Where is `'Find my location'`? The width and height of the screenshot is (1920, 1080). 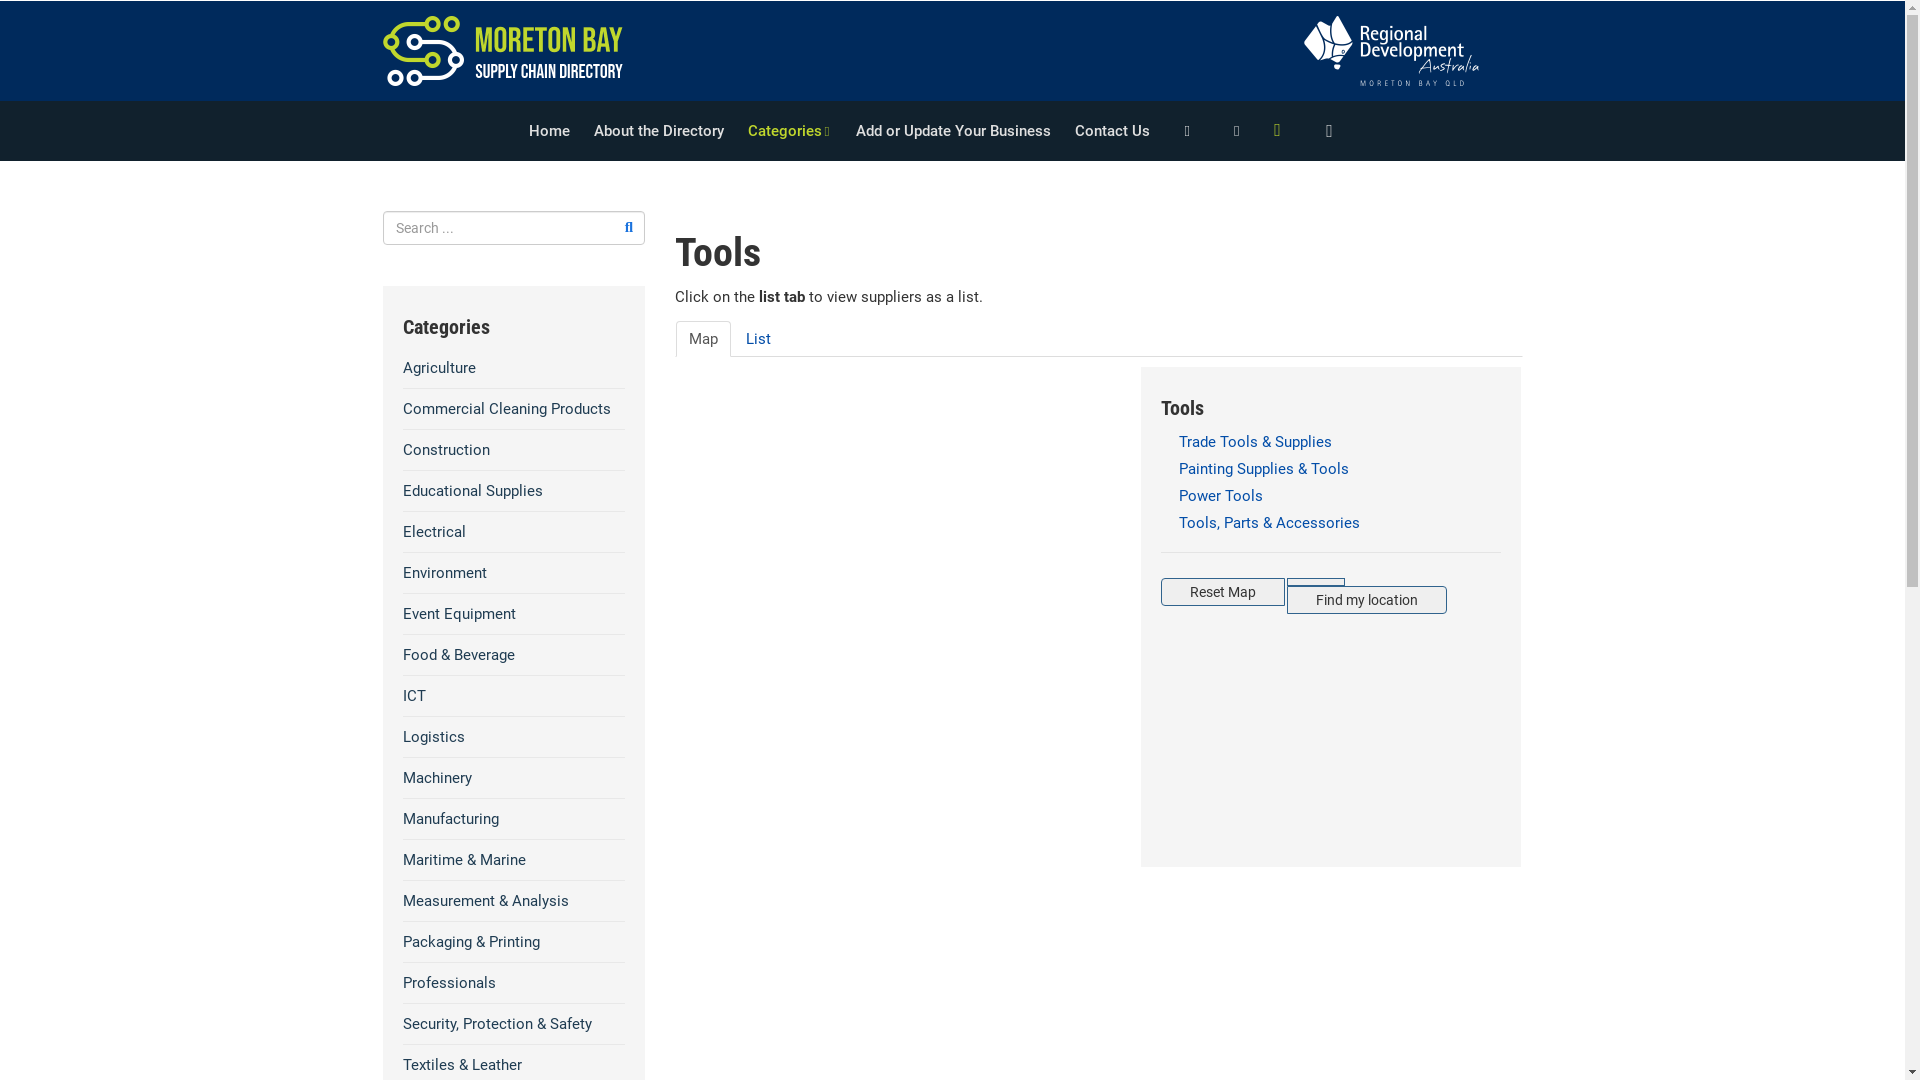 'Find my location' is located at coordinates (1286, 599).